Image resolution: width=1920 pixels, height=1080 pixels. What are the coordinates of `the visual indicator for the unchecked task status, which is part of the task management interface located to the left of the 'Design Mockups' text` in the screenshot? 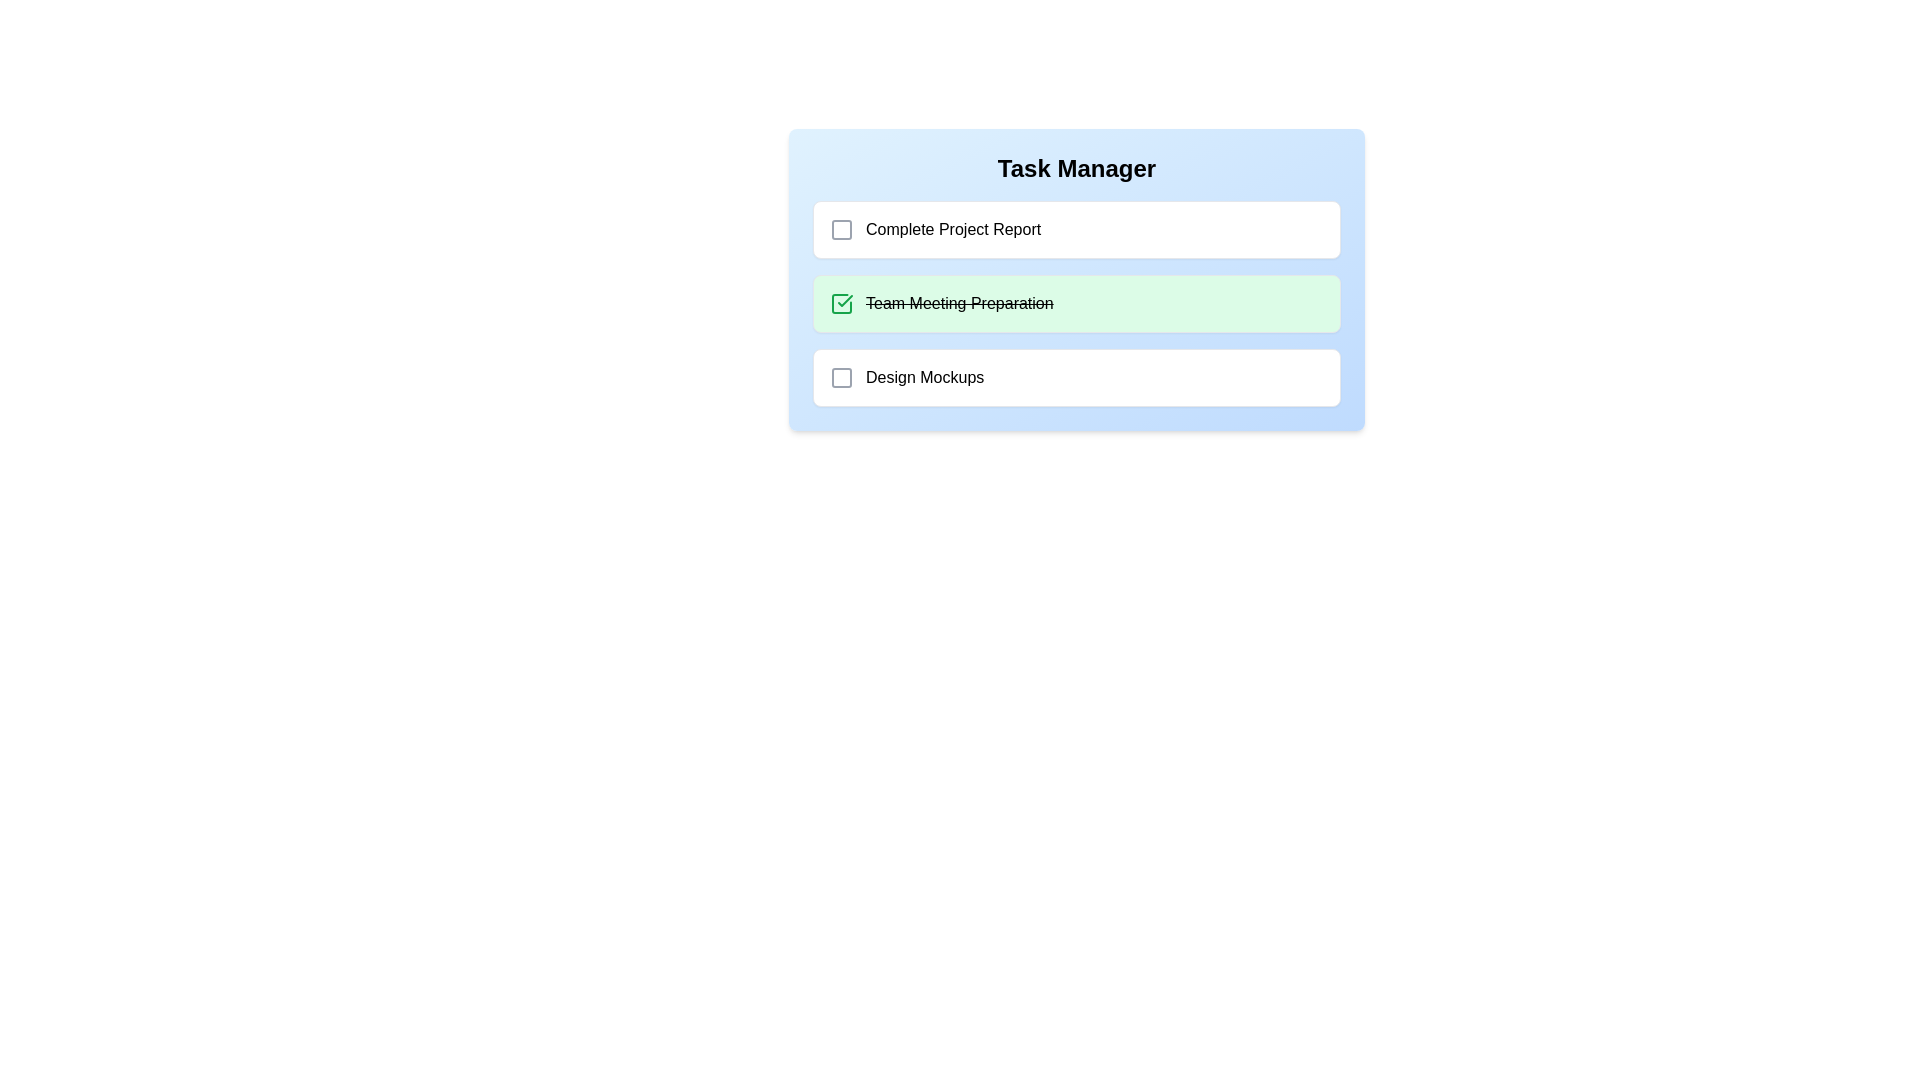 It's located at (841, 378).